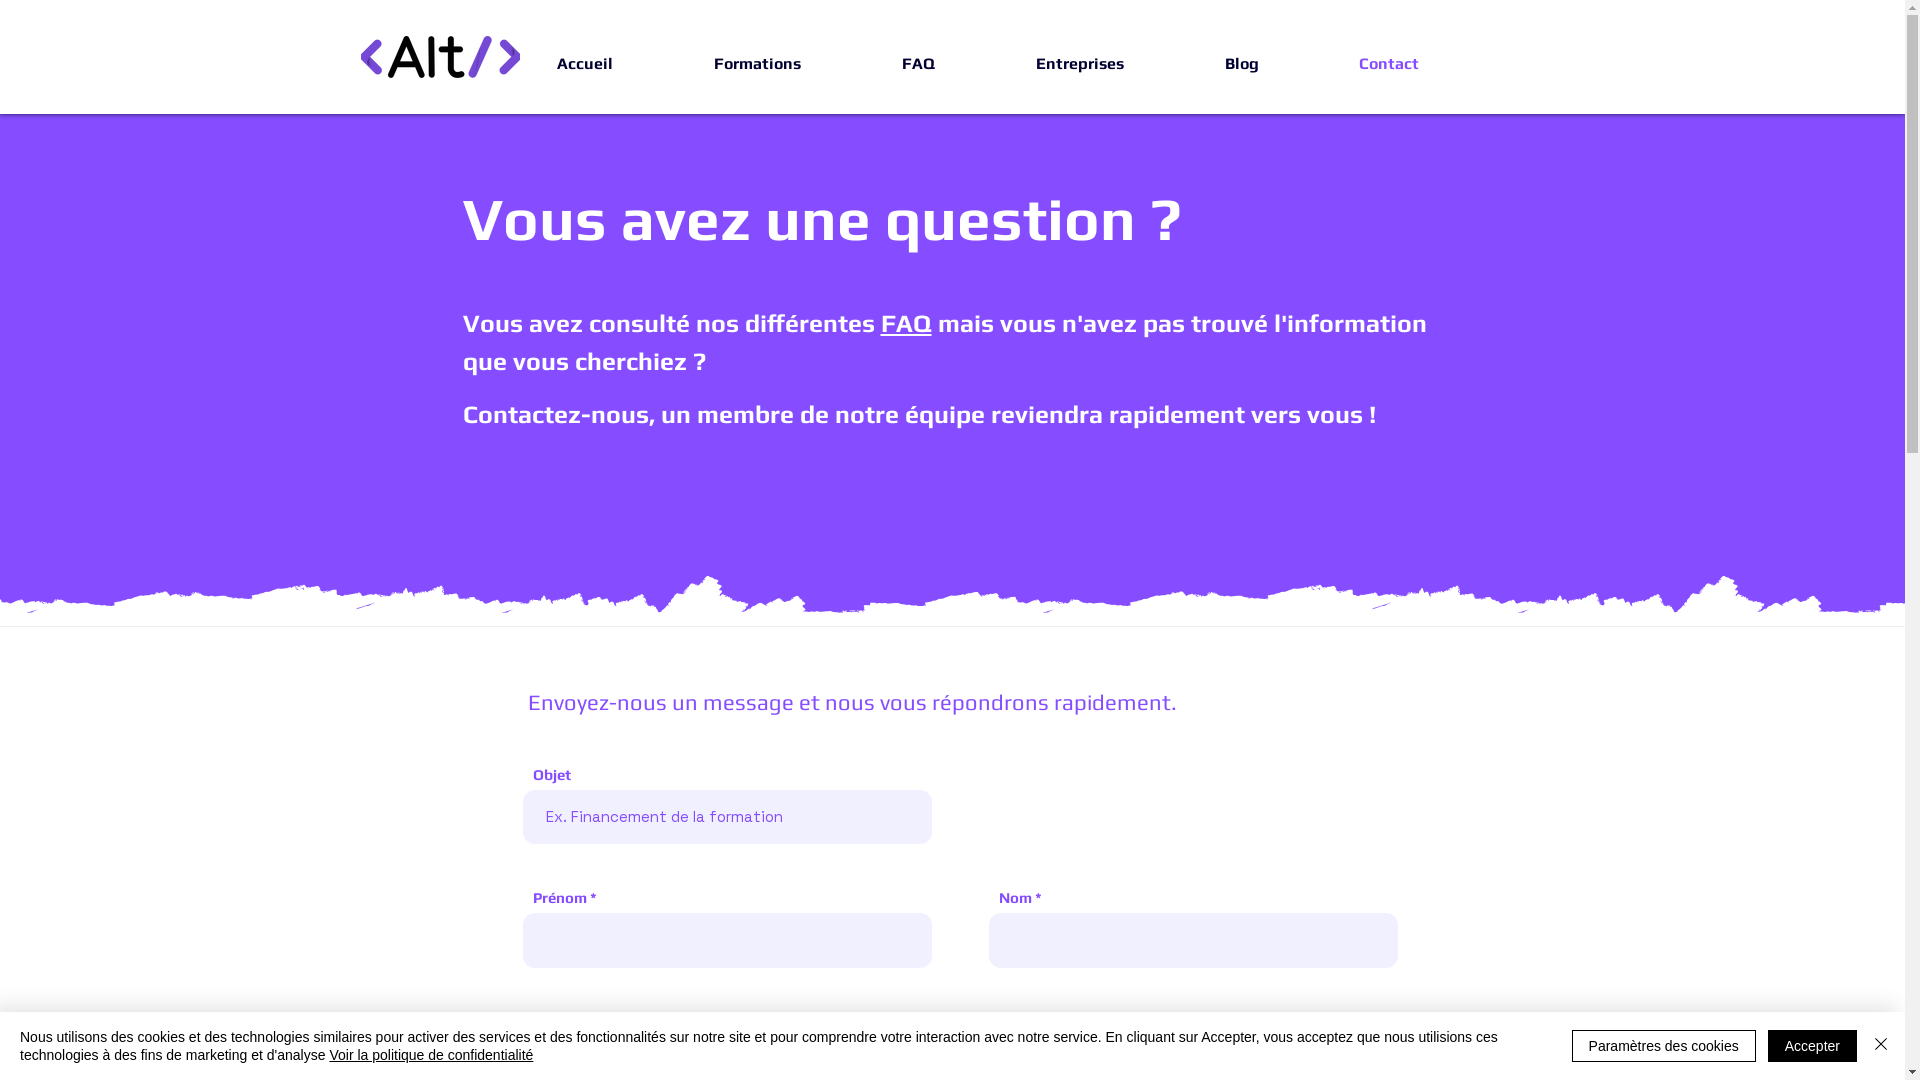 The width and height of the screenshot is (1920, 1080). I want to click on 'Entreprises', so click(1043, 62).